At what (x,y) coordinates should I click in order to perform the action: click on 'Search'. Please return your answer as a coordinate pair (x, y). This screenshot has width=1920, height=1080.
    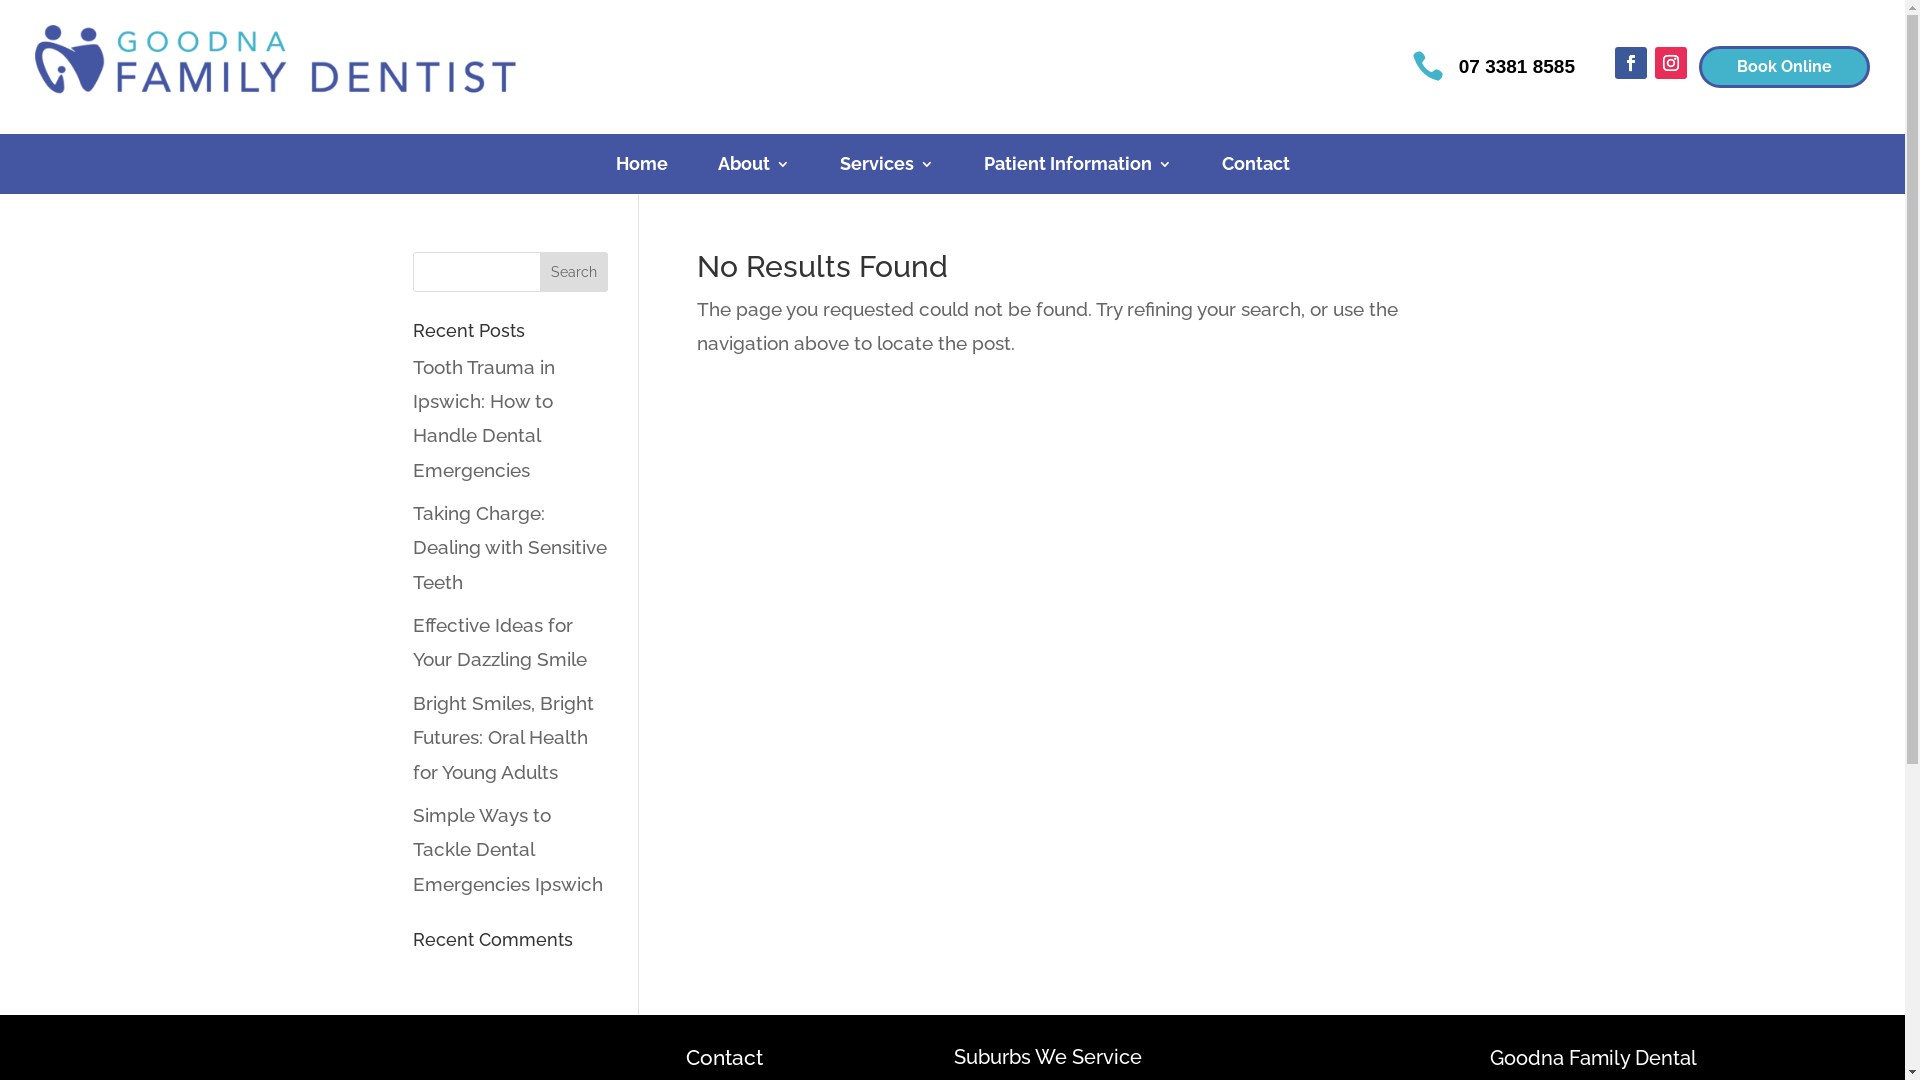
    Looking at the image, I should click on (573, 272).